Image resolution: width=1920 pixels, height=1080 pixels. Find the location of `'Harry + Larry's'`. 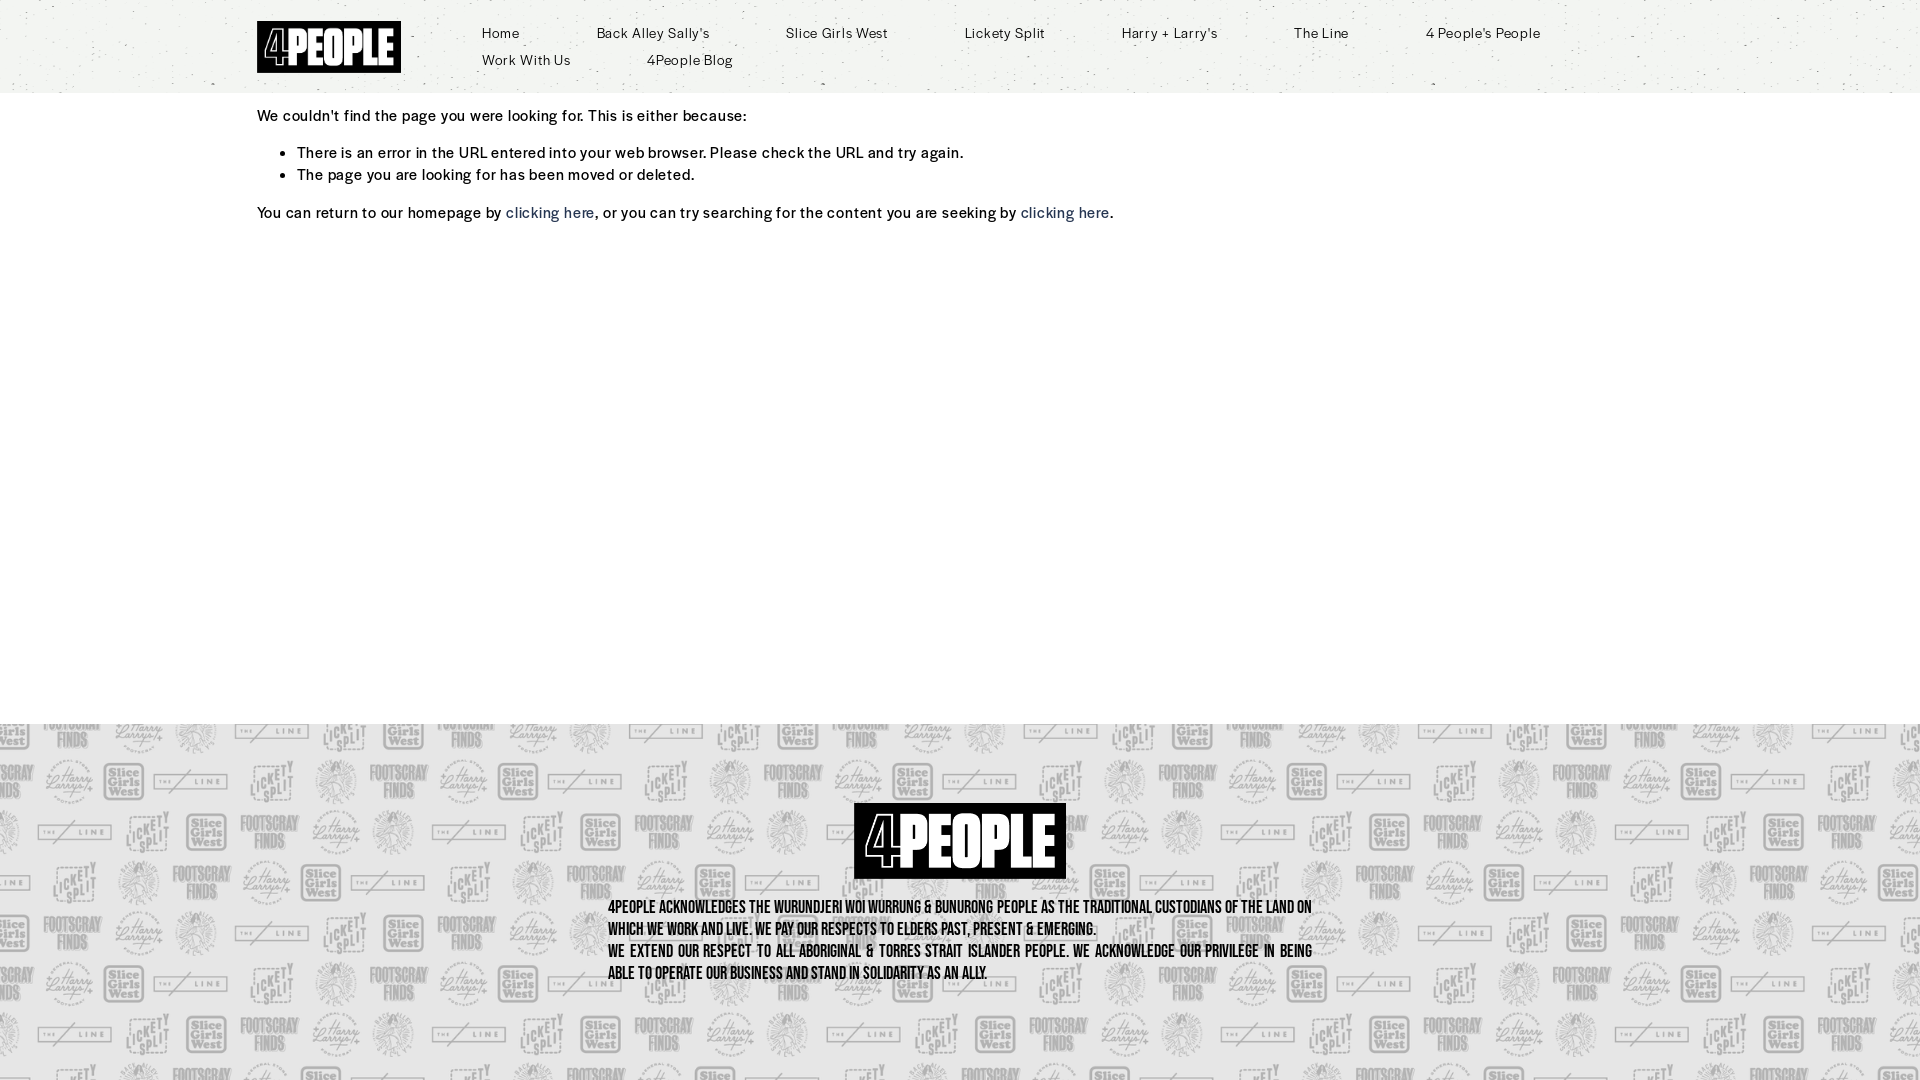

'Harry + Larry's' is located at coordinates (1170, 32).